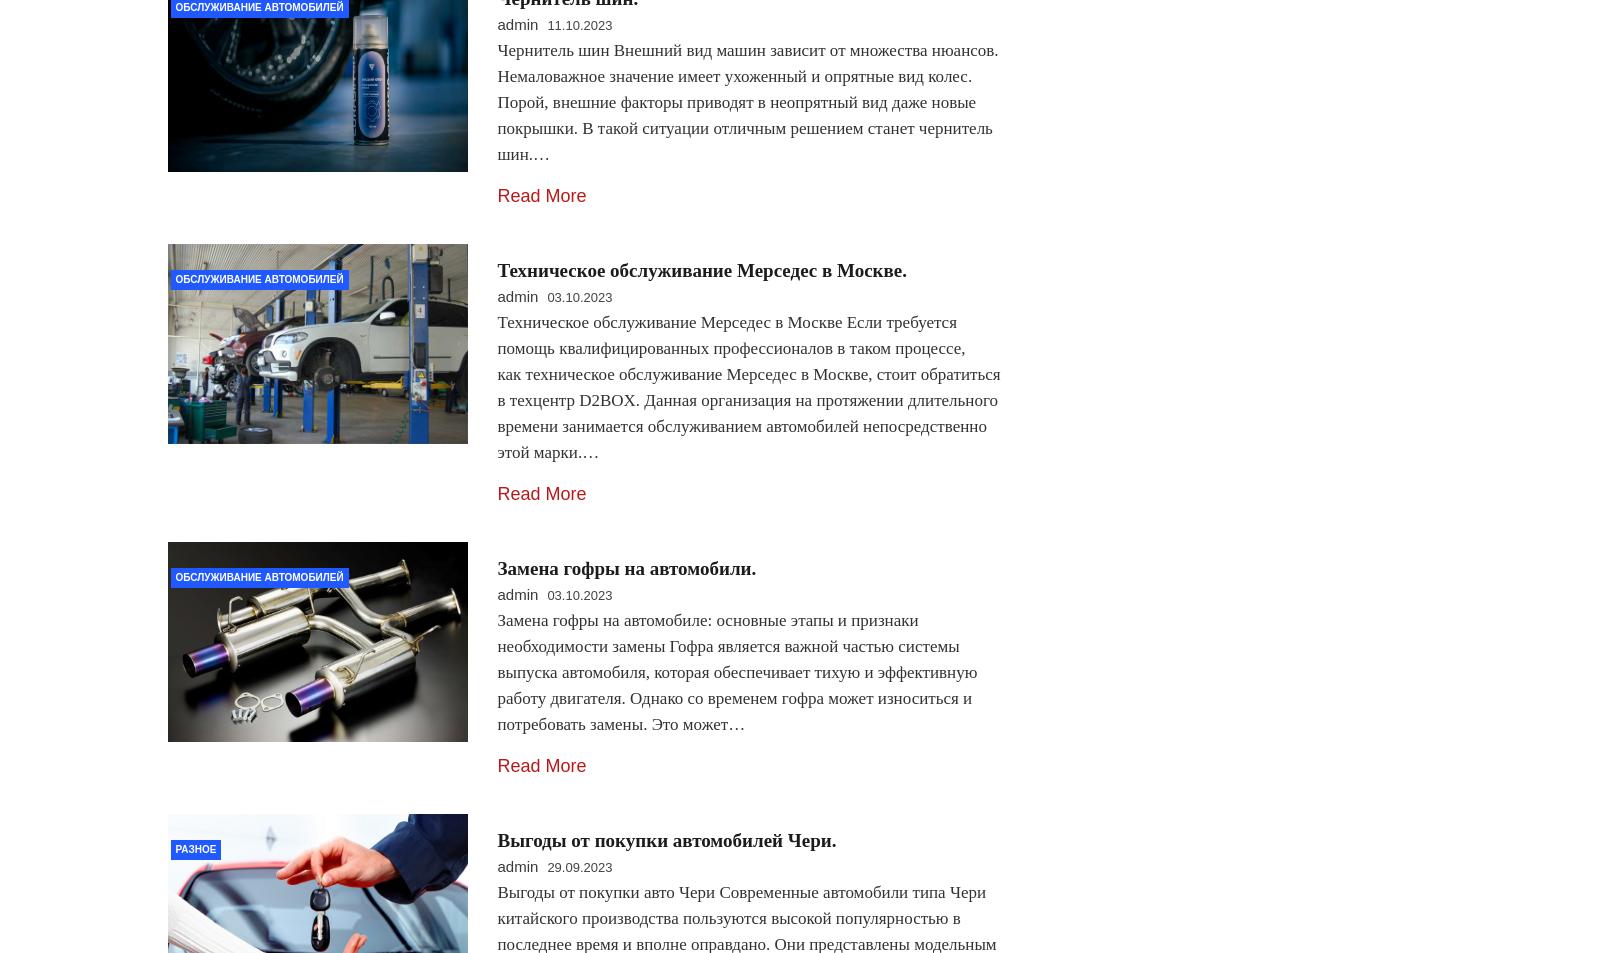 The height and width of the screenshot is (953, 1600). What do you see at coordinates (578, 867) in the screenshot?
I see `'29.09.2023'` at bounding box center [578, 867].